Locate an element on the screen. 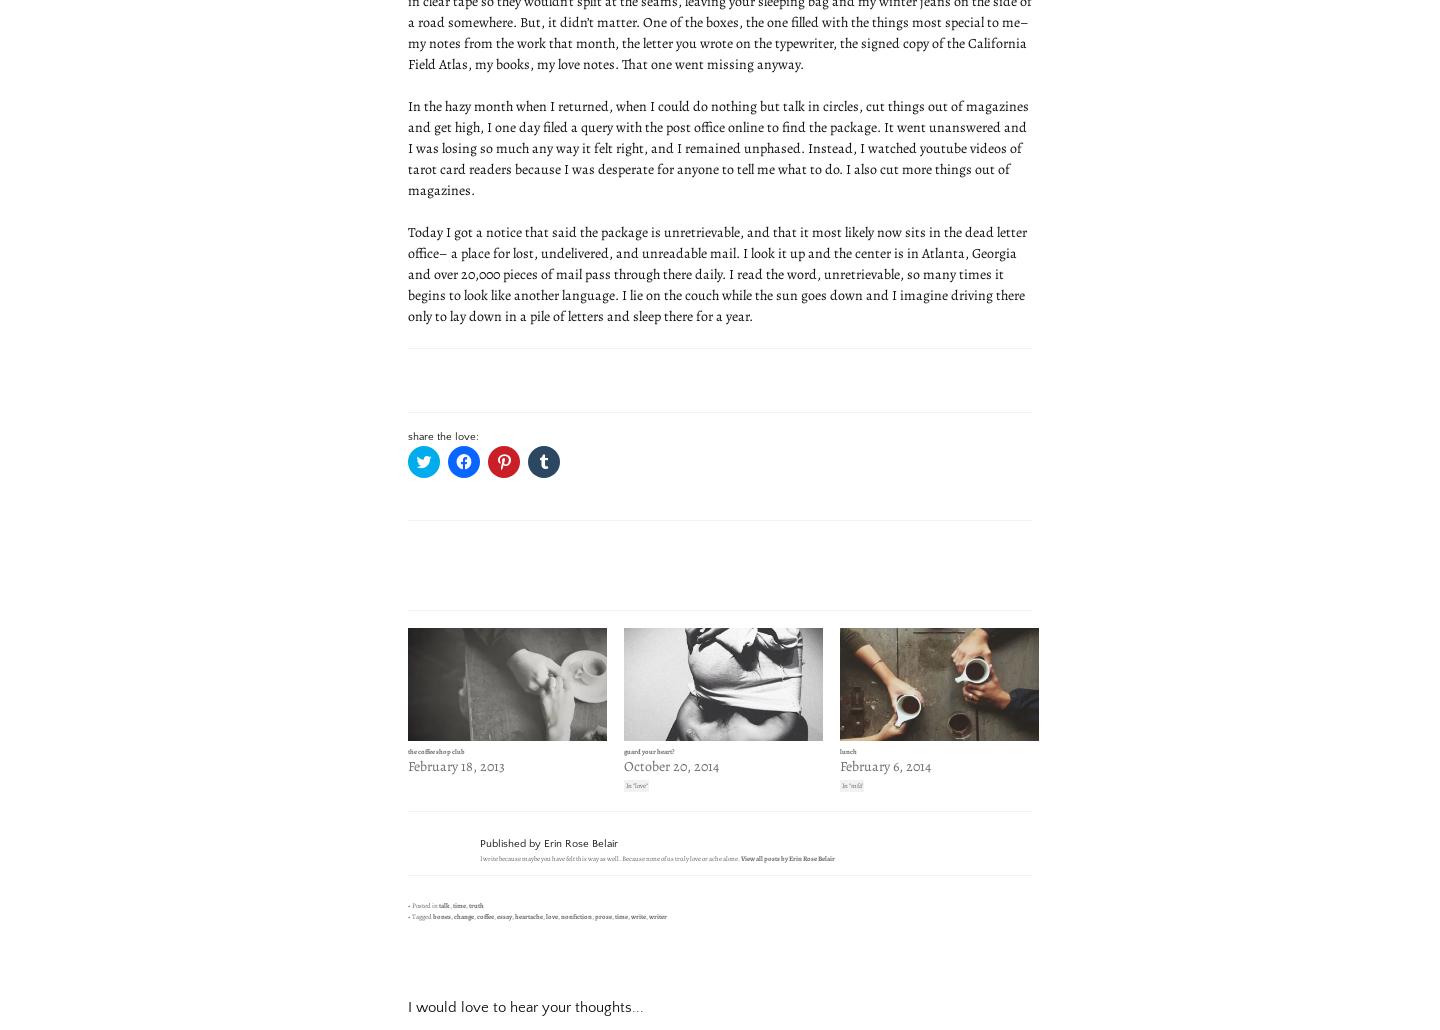 The height and width of the screenshot is (1030, 1440). 'lunch' is located at coordinates (847, 750).